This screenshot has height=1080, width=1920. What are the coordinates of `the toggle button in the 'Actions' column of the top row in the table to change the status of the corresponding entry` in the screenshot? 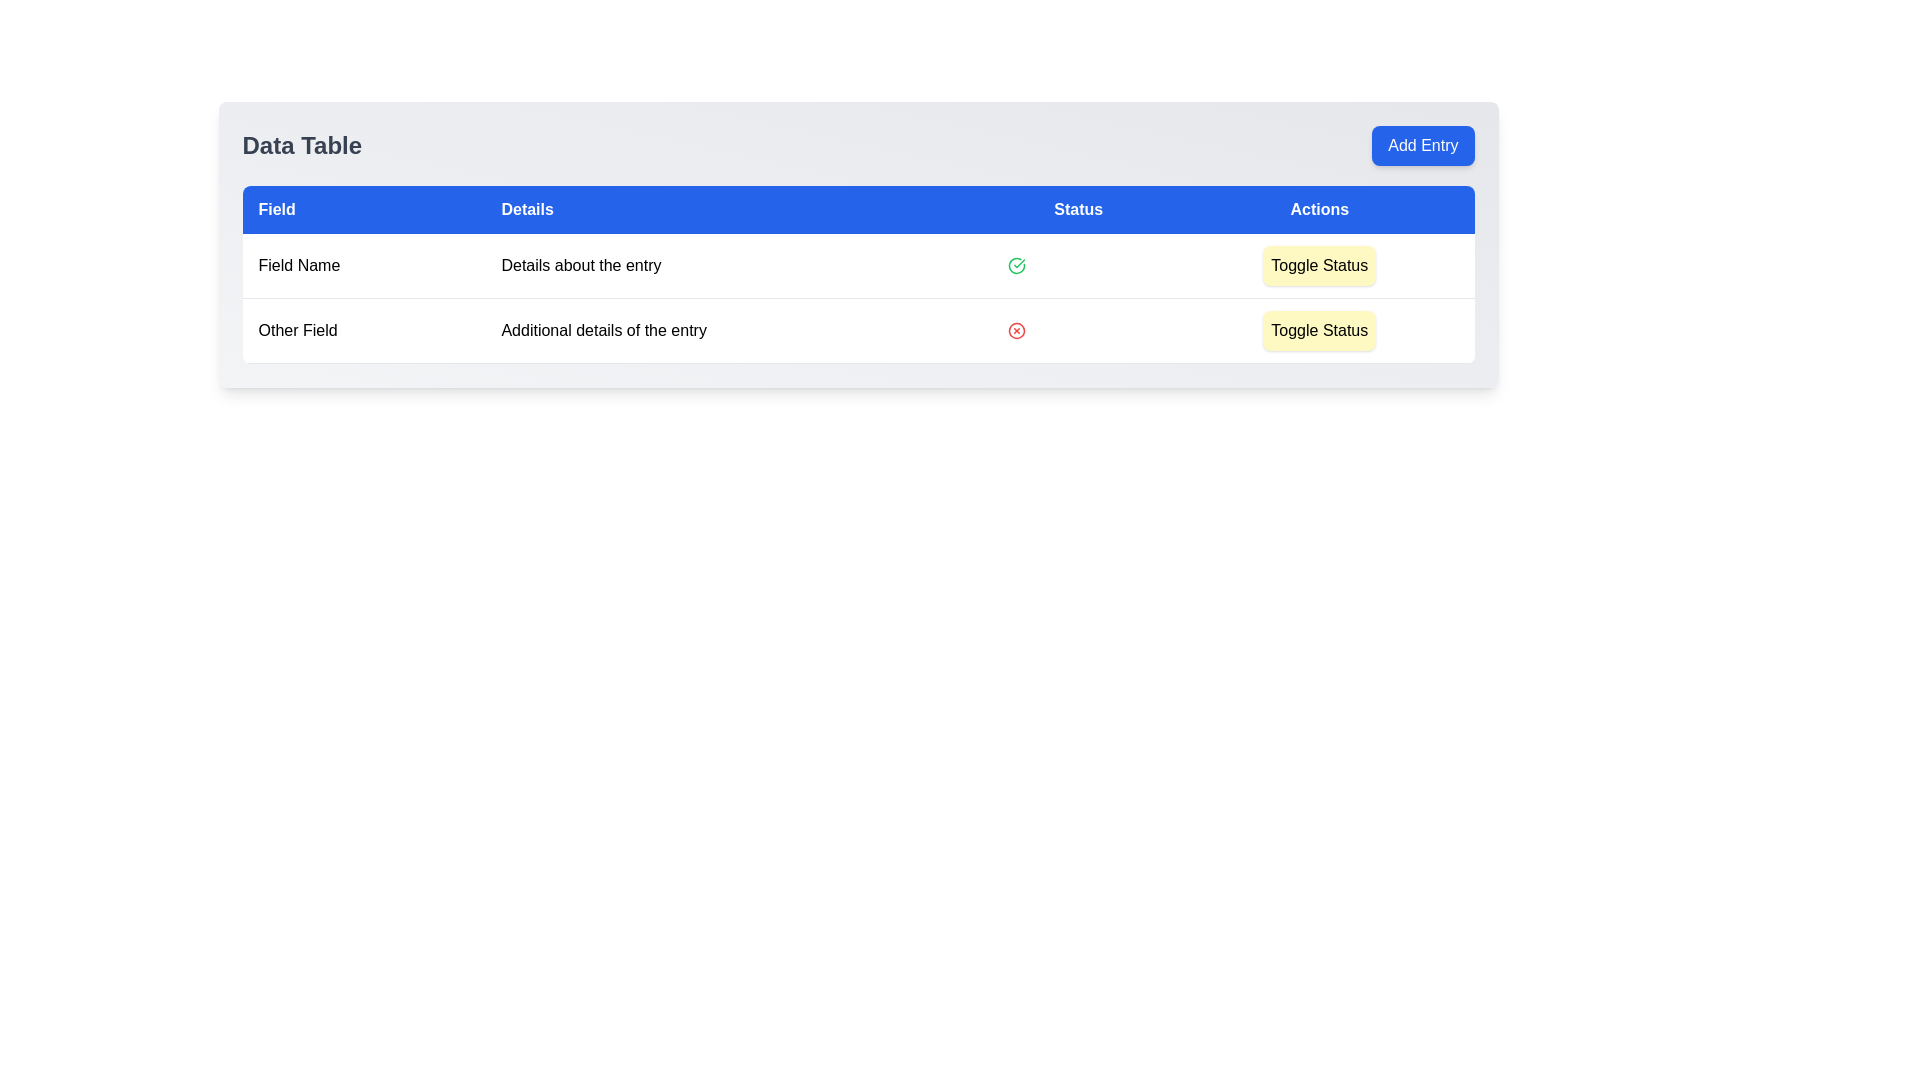 It's located at (1319, 265).